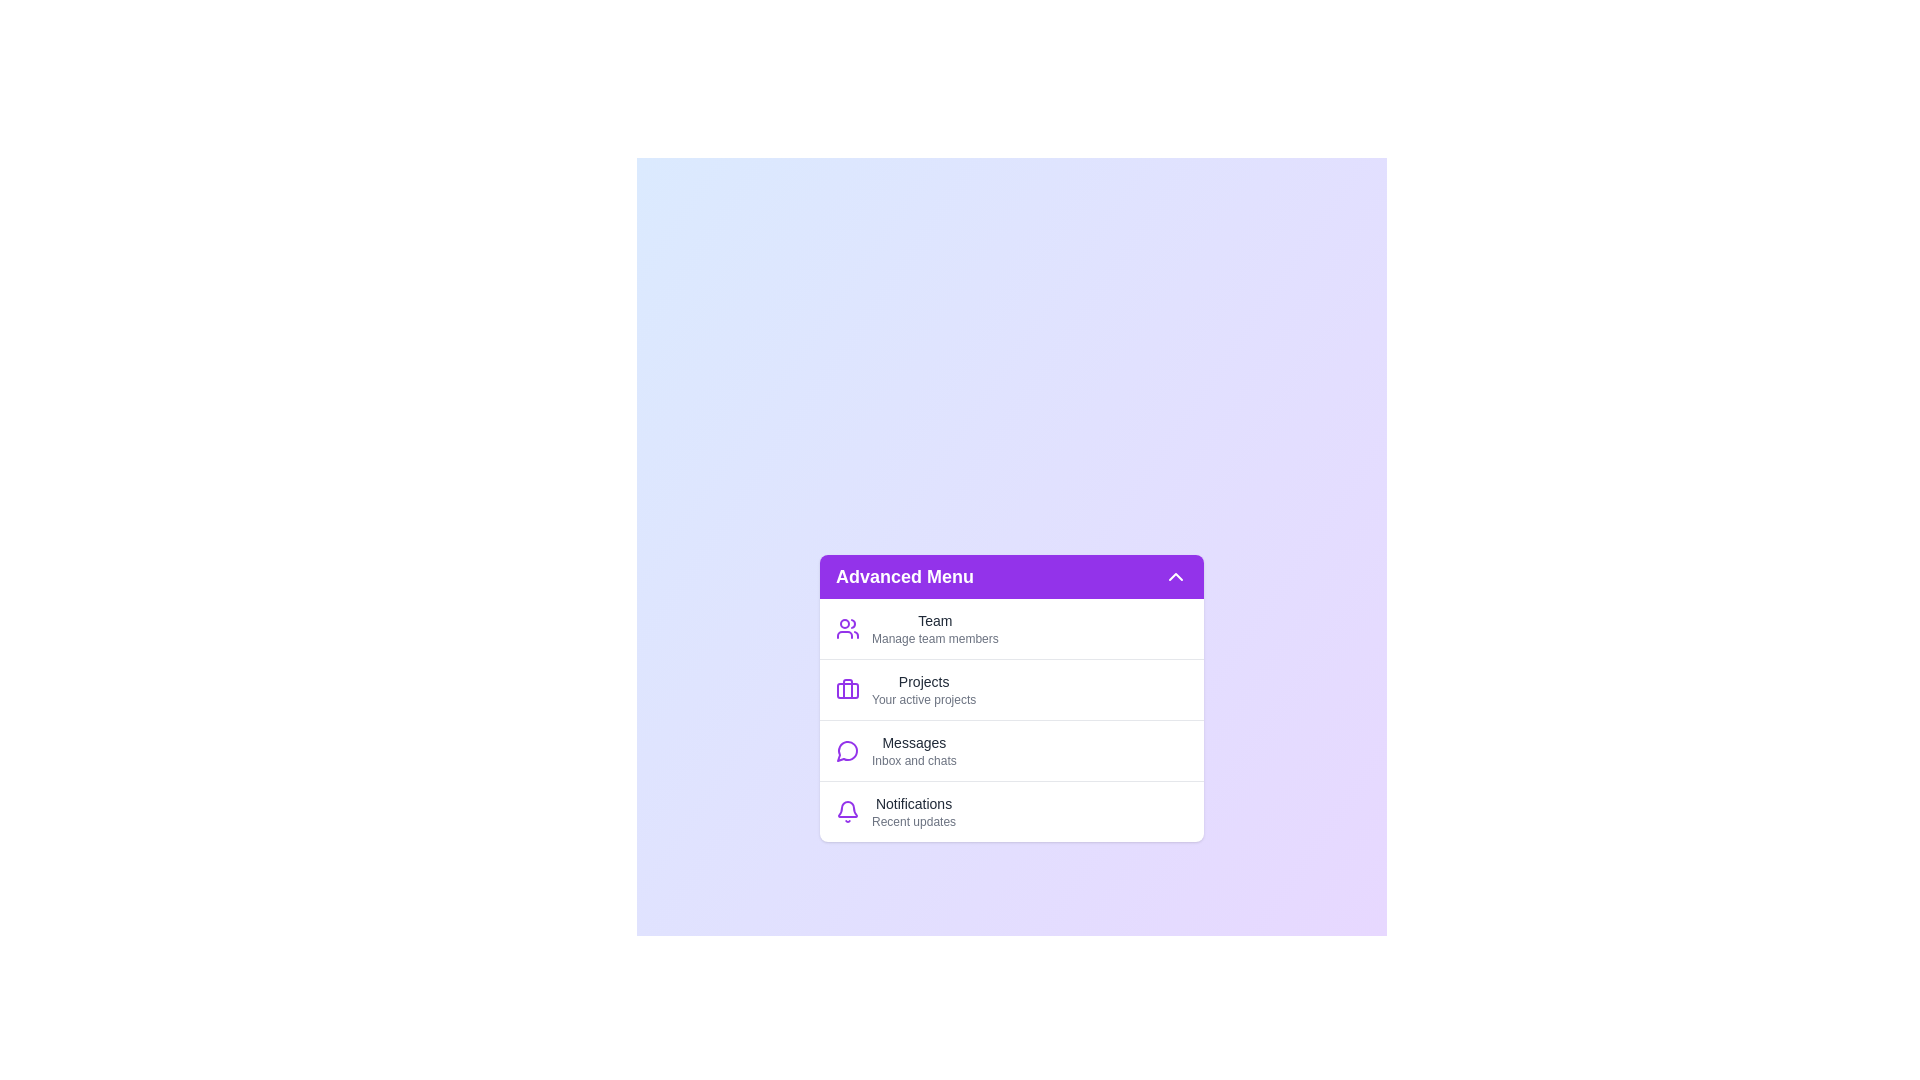  What do you see at coordinates (1012, 627) in the screenshot?
I see `the menu item labeled Team` at bounding box center [1012, 627].